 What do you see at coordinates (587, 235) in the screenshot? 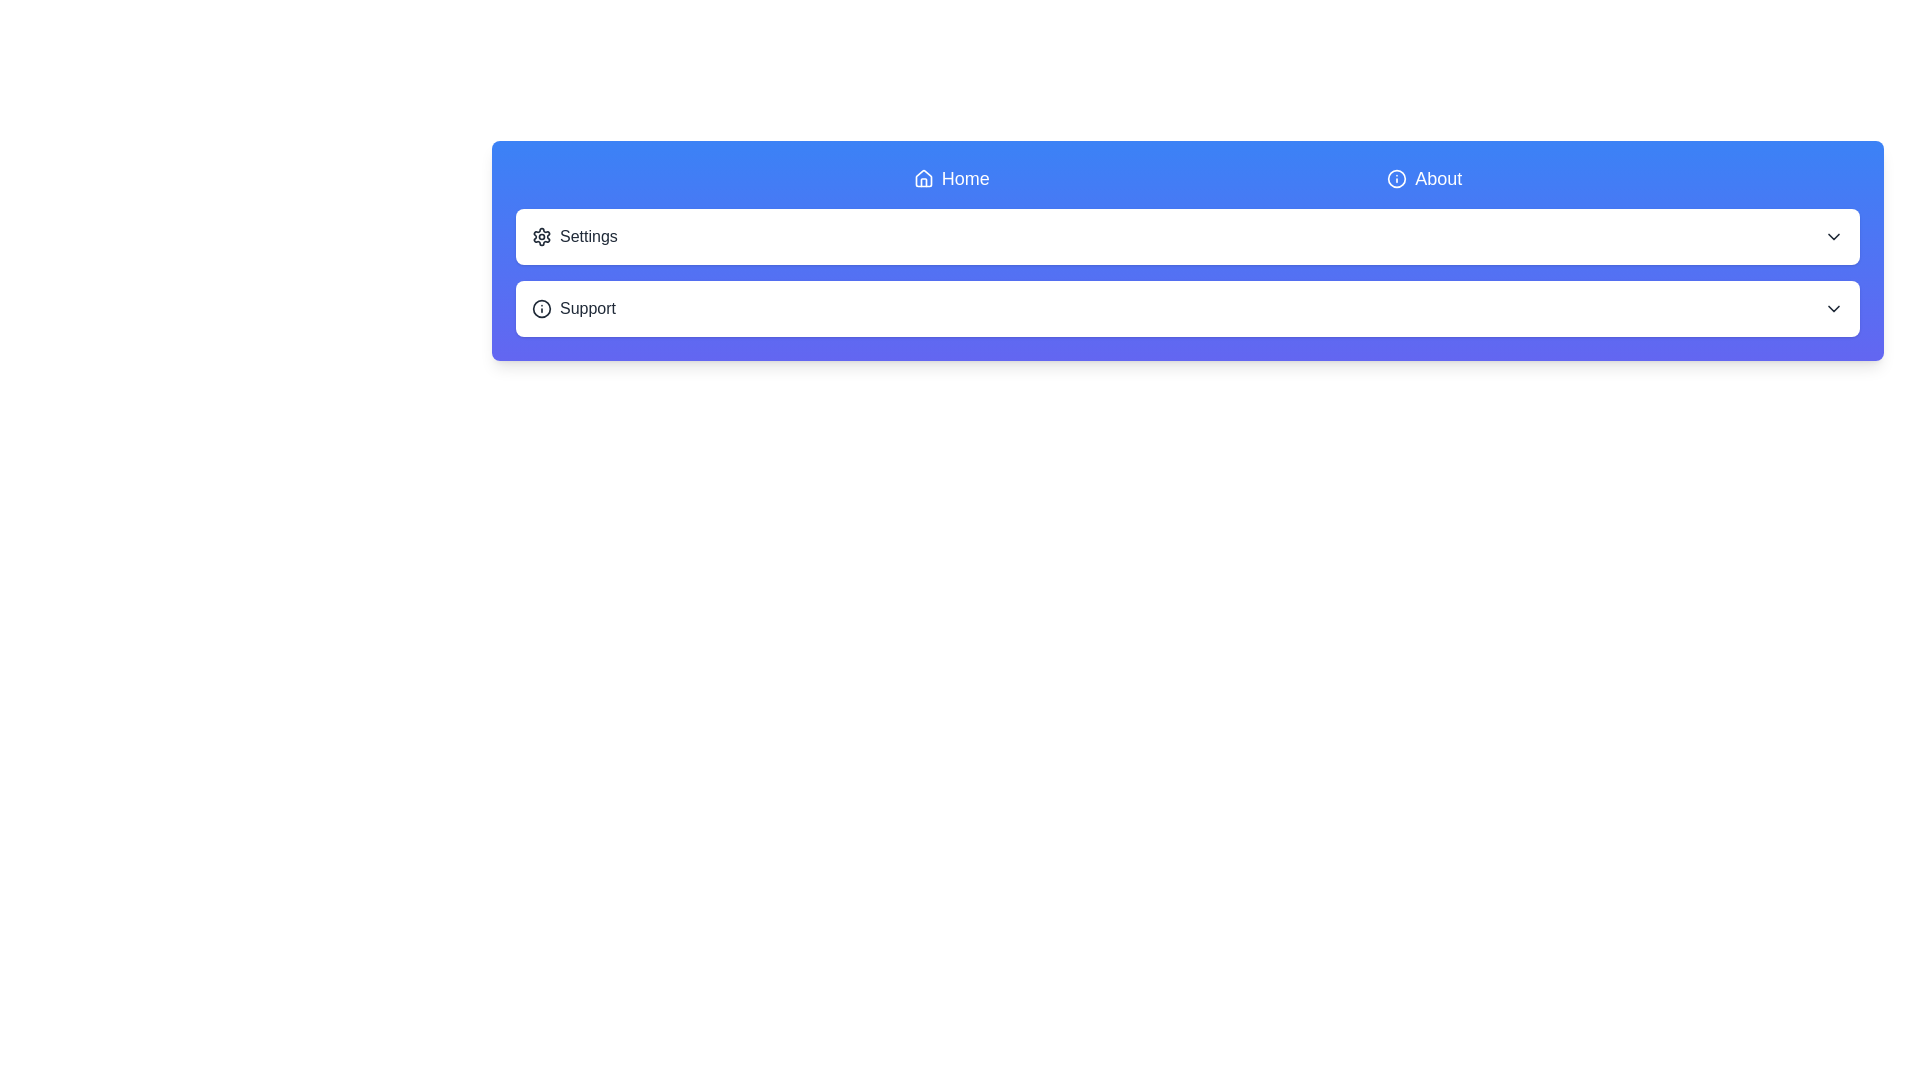
I see `the 'Settings' text label` at bounding box center [587, 235].